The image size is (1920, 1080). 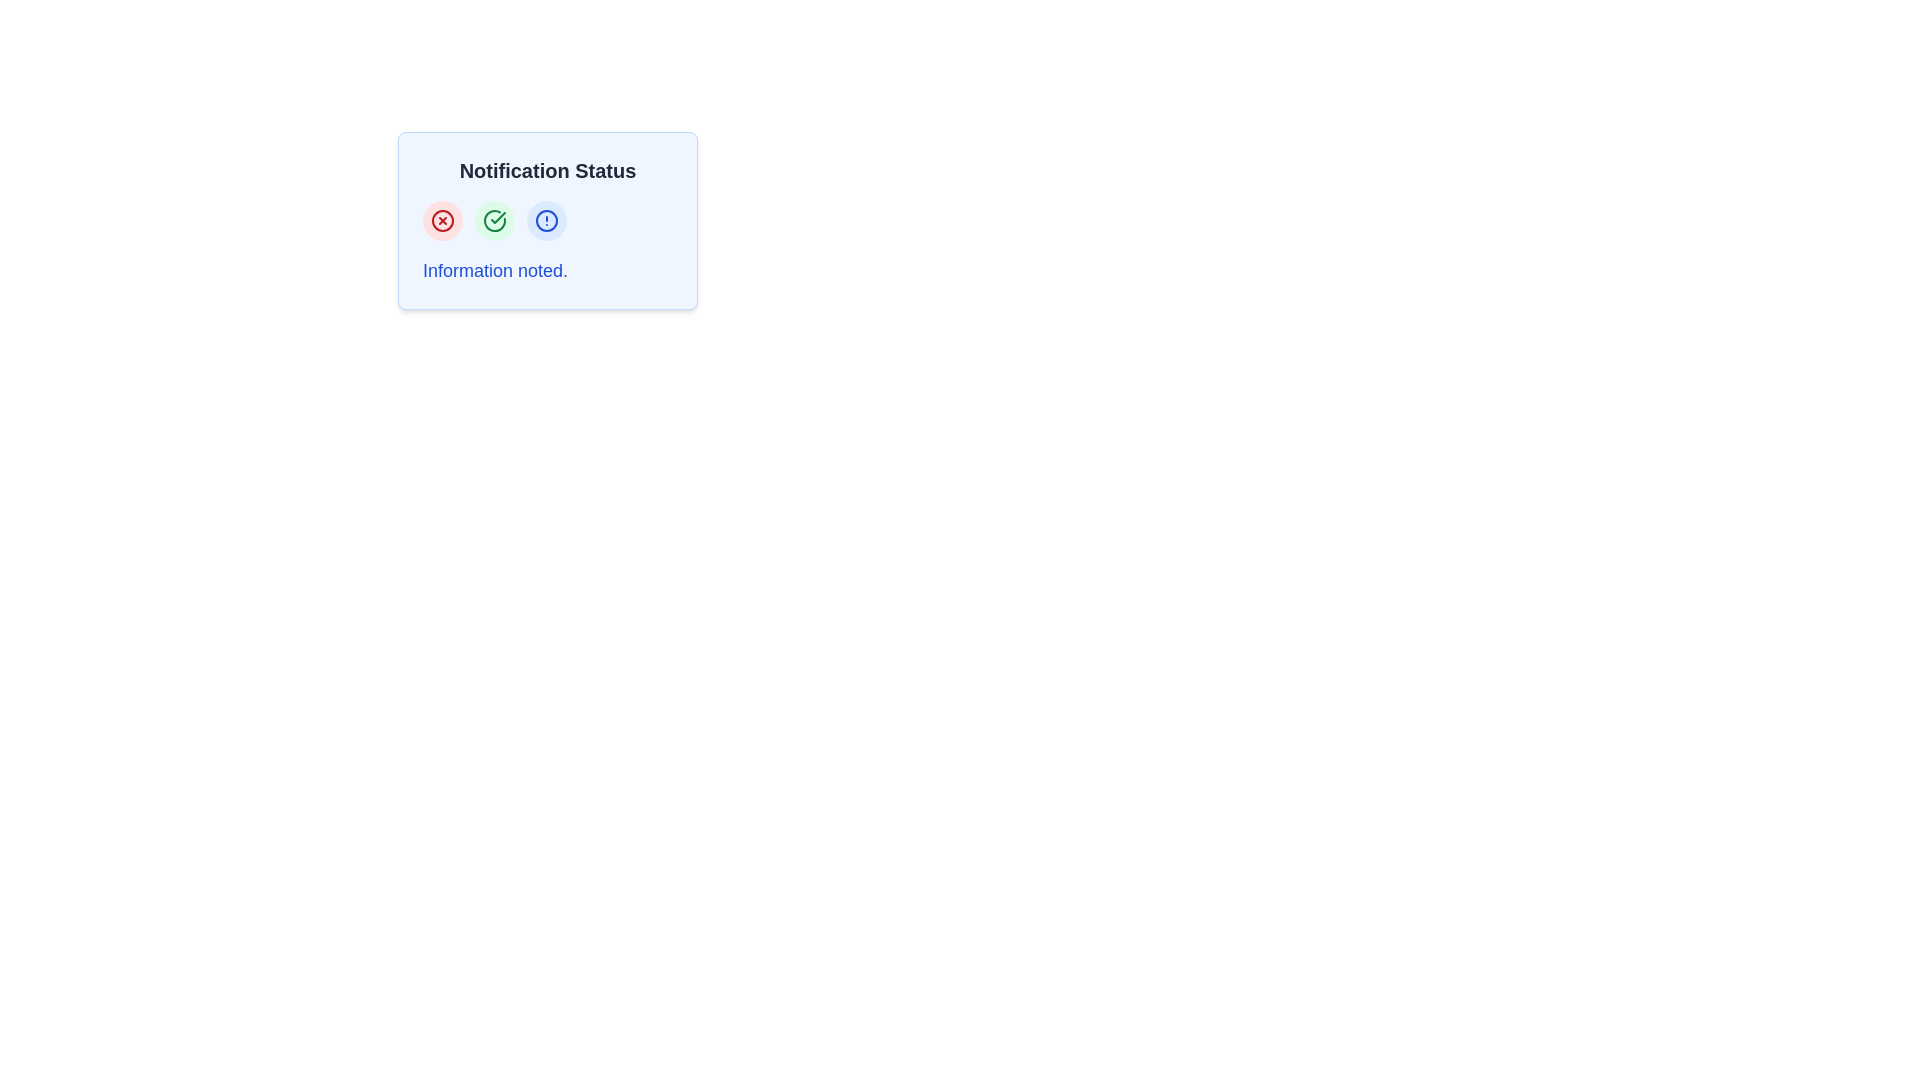 I want to click on the success indicator icon located in the center of the 'Notification Status' section, positioned between the 'Error' icon on the left and the 'Information' icon on the right, so click(x=494, y=220).